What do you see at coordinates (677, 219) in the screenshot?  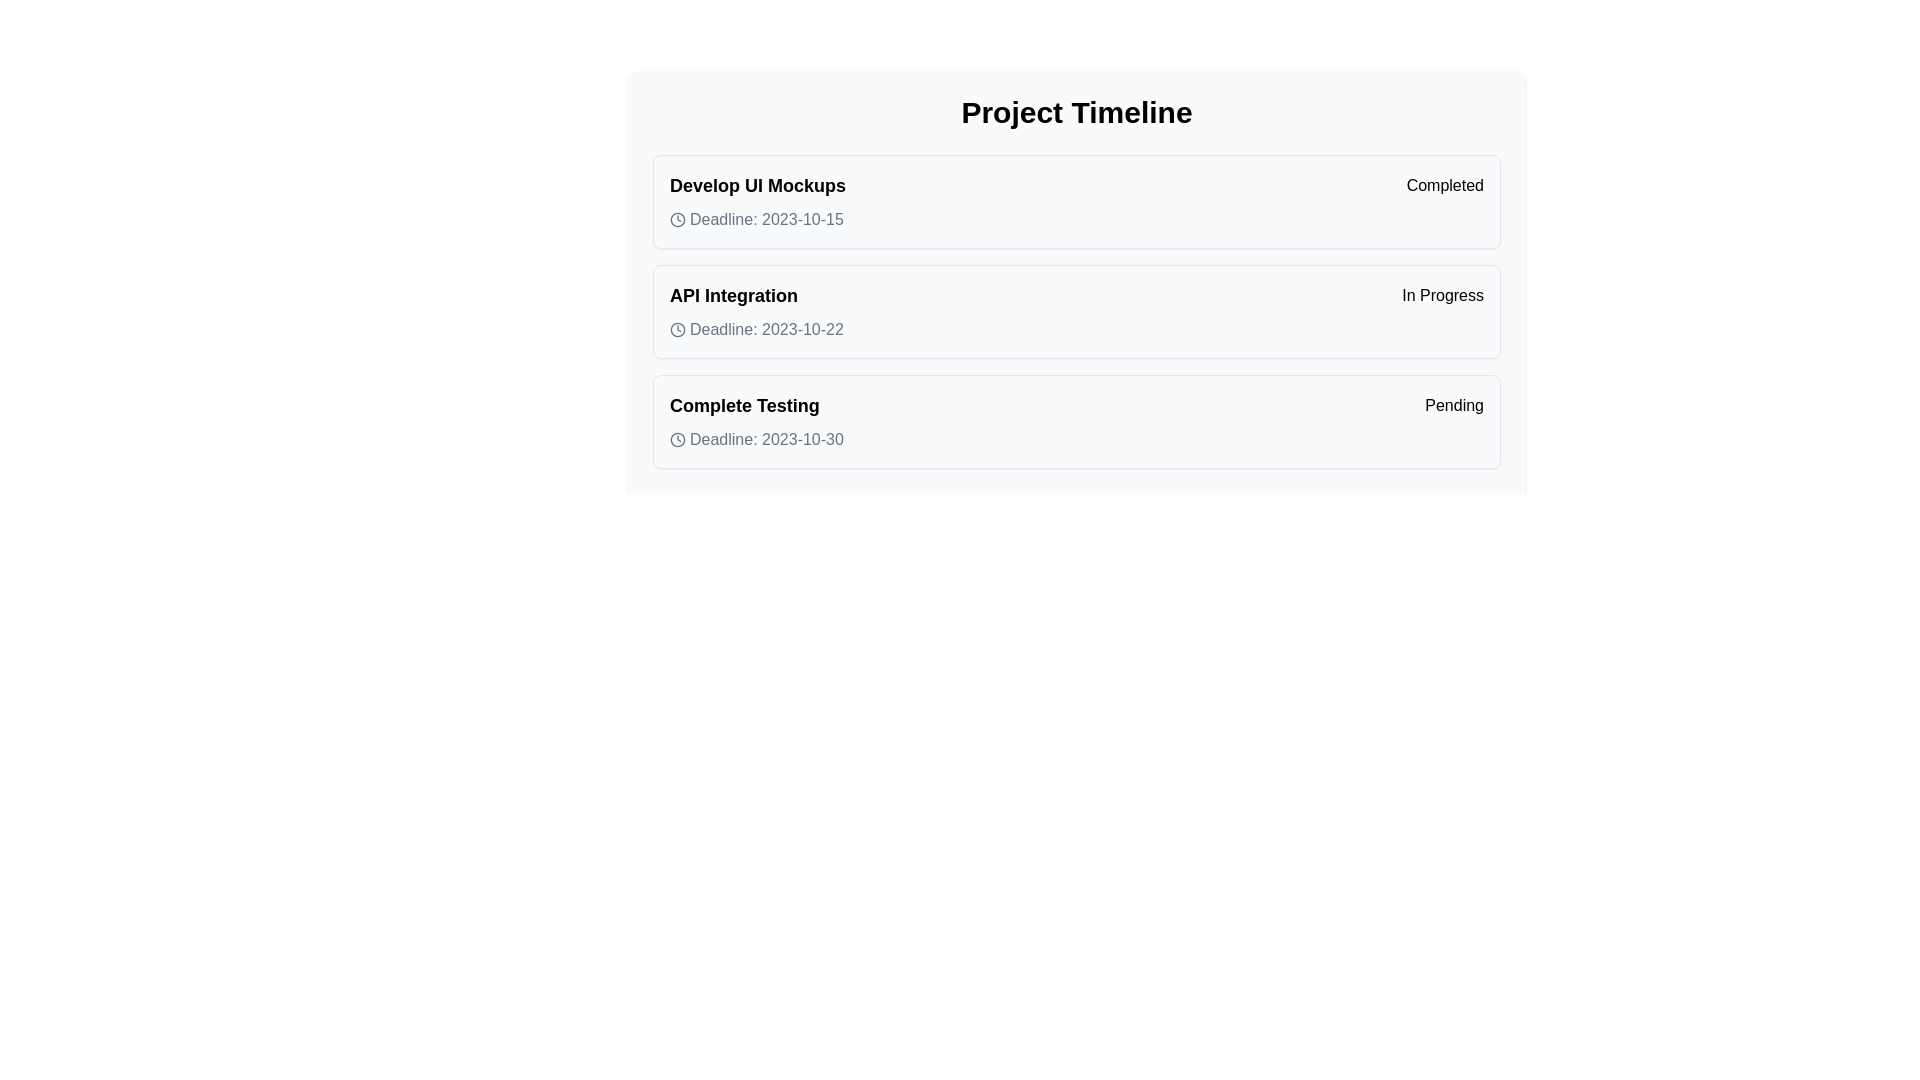 I see `the circular graphical element of the clock icon preceding the 'Deadline: 2023-10-15' text in the 'Develop UI Mockups' row` at bounding box center [677, 219].